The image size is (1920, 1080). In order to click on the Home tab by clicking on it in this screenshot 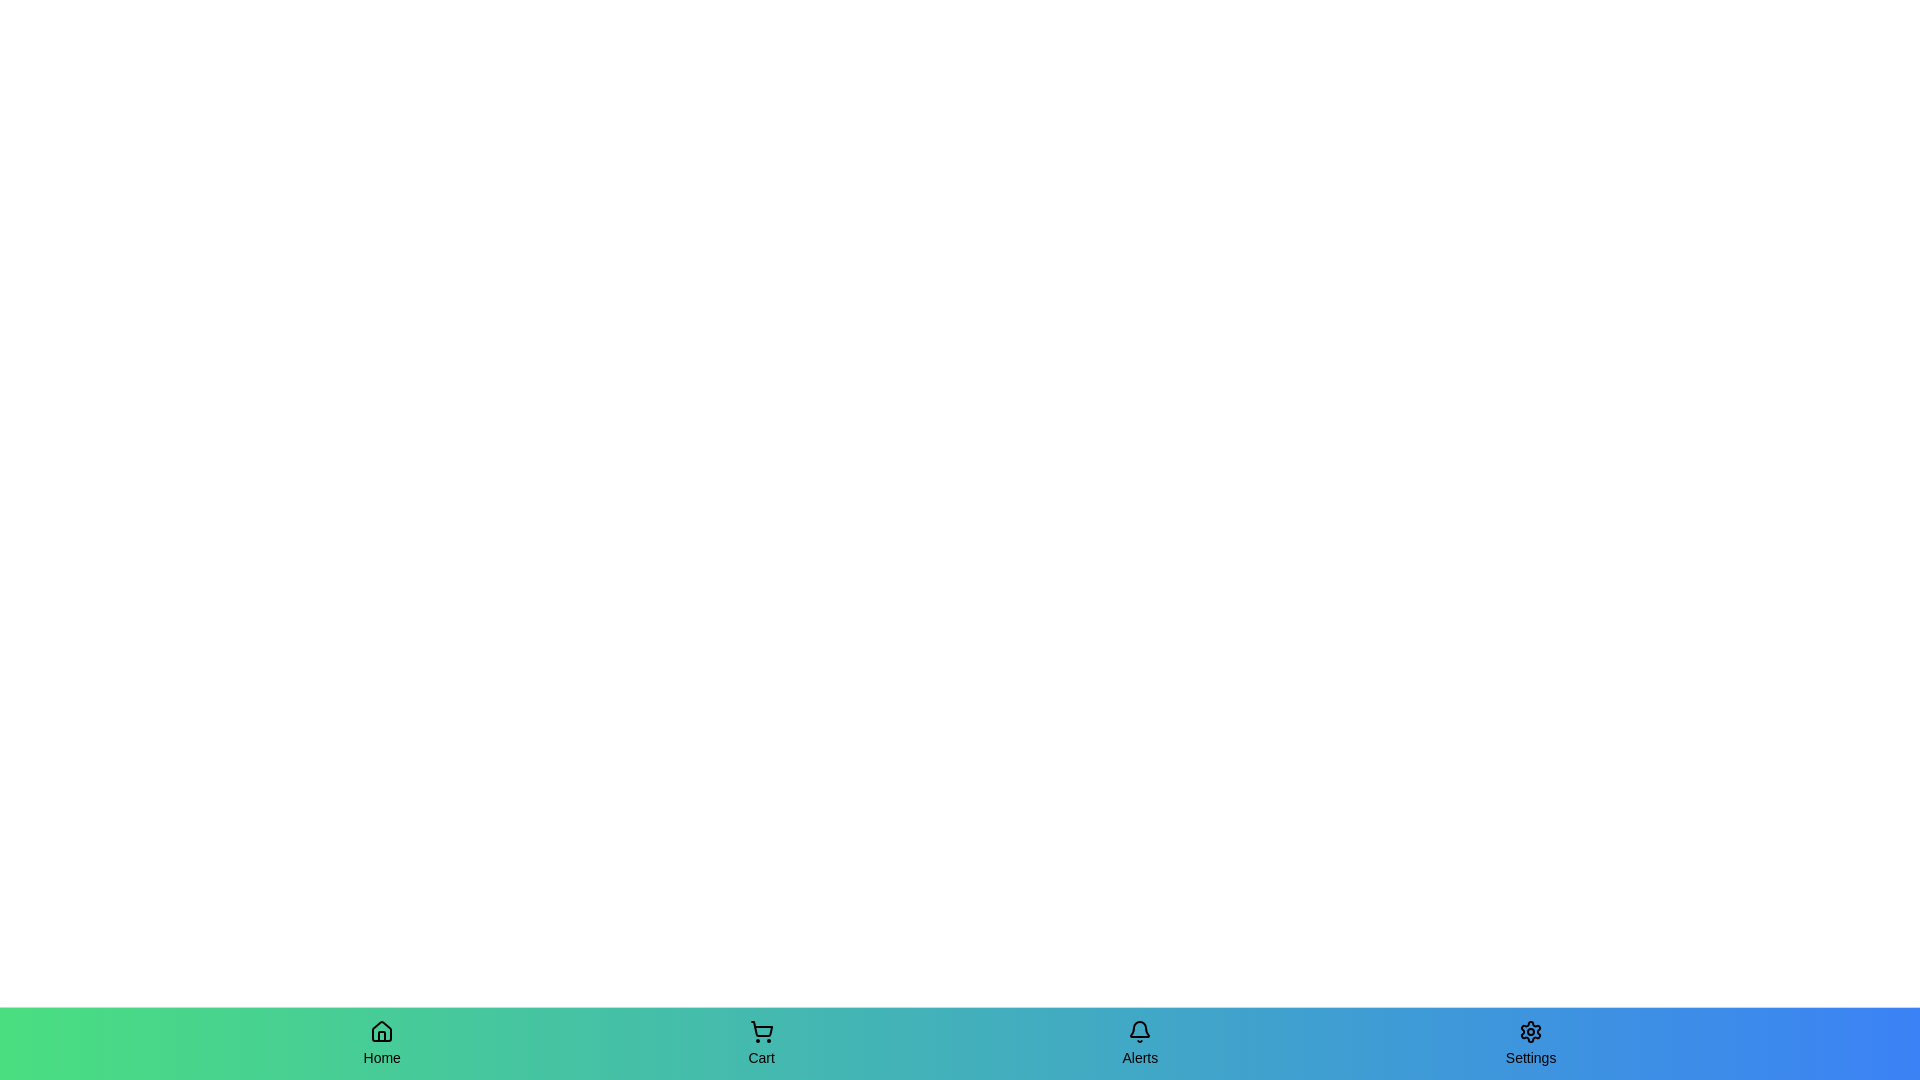, I will do `click(382, 1043)`.